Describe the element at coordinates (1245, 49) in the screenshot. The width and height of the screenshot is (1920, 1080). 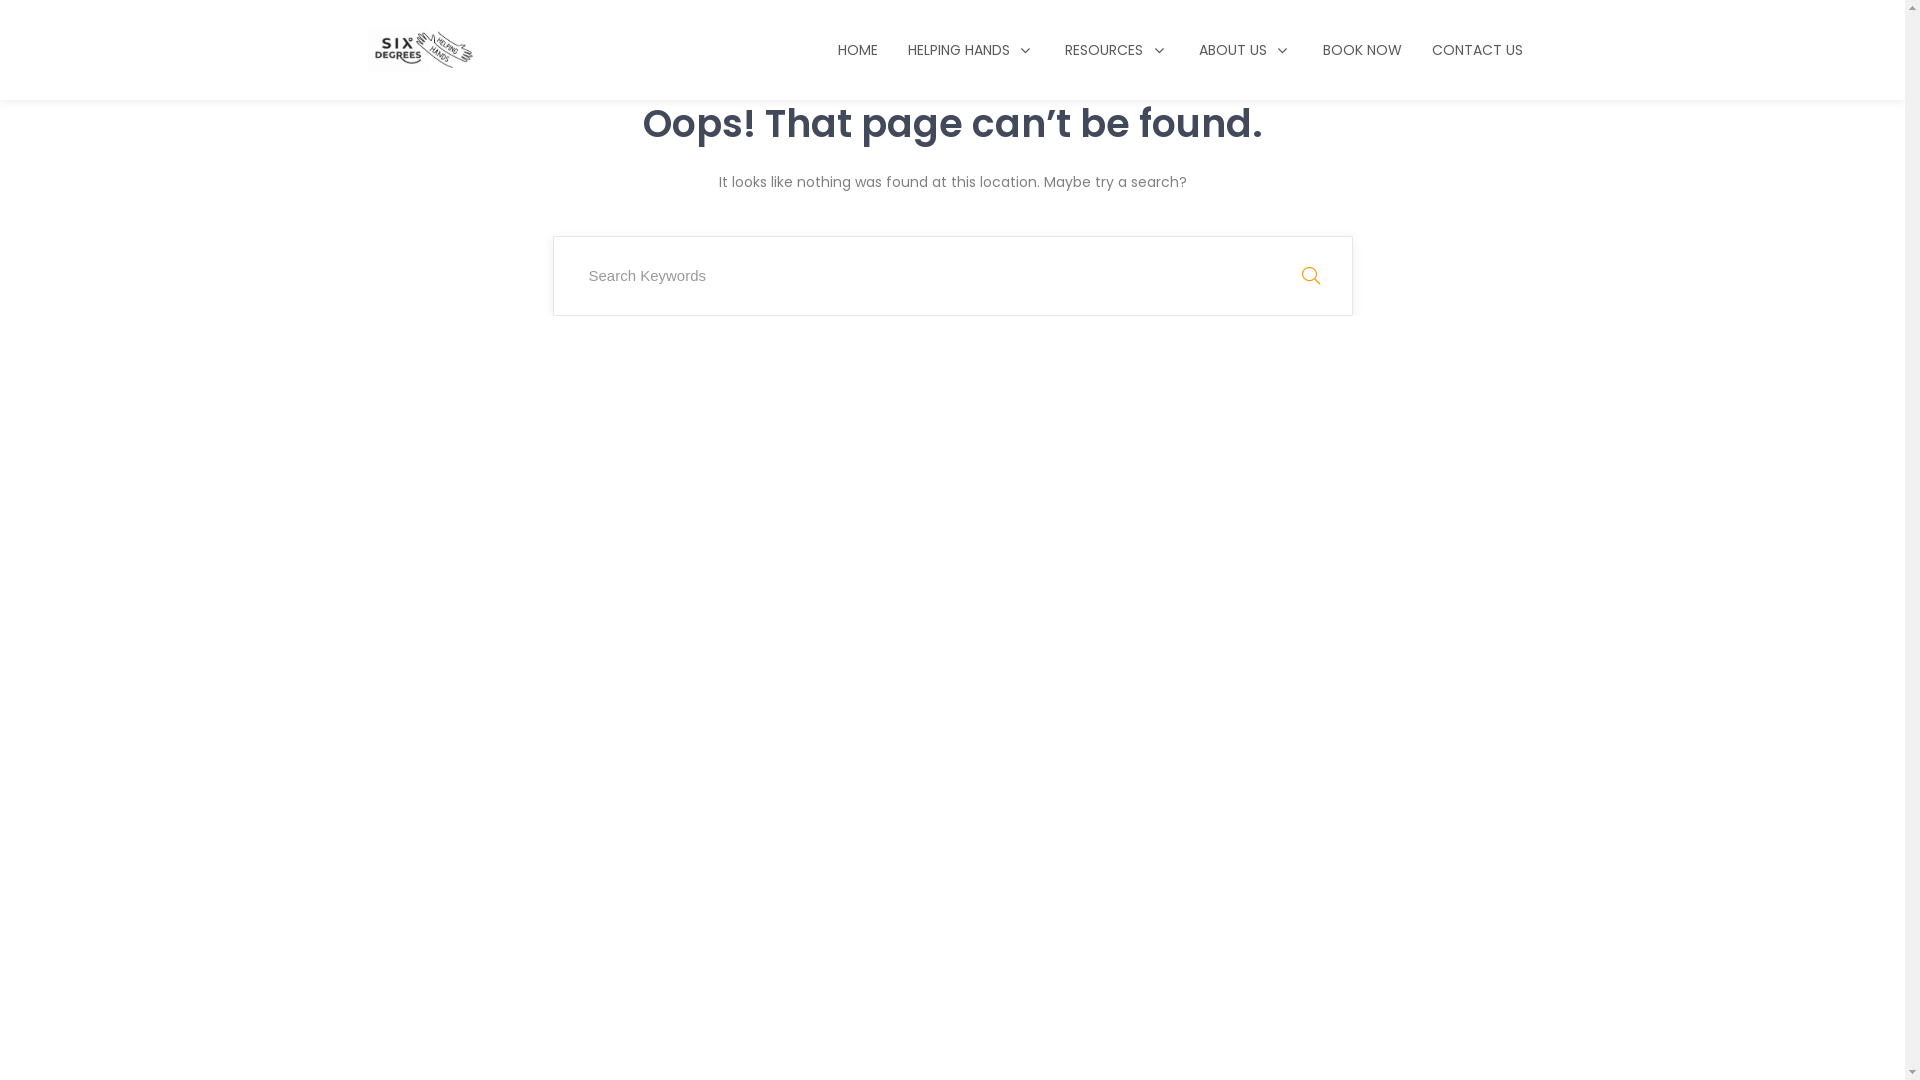
I see `'ABOUT US'` at that location.